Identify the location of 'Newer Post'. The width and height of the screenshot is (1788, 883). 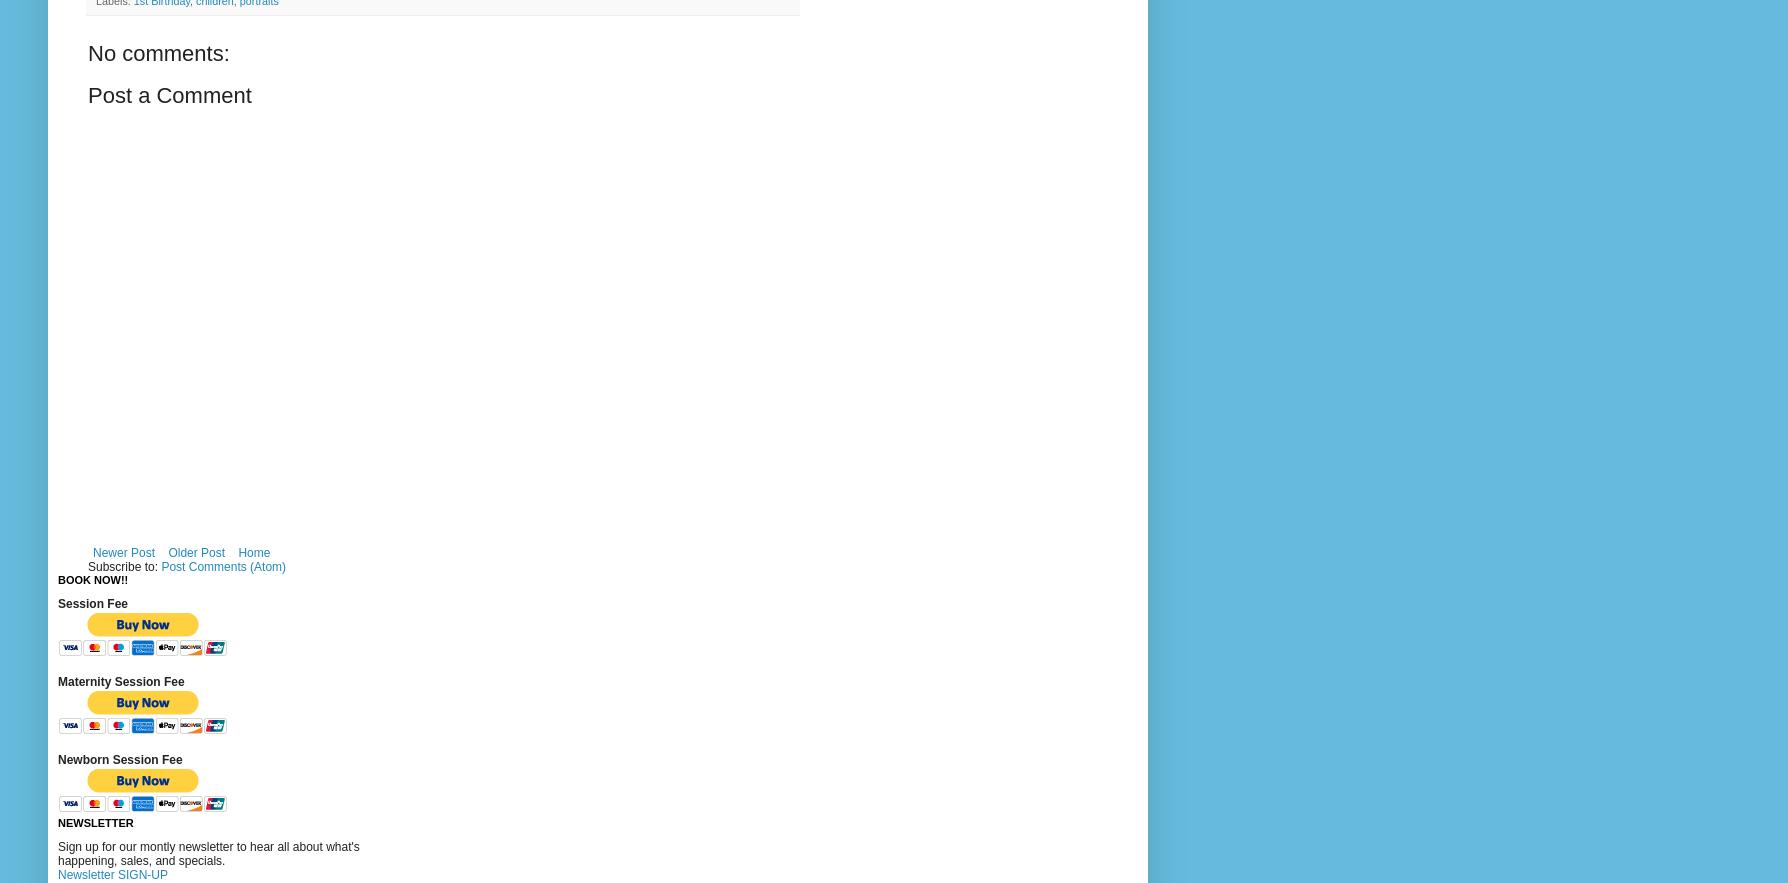
(92, 553).